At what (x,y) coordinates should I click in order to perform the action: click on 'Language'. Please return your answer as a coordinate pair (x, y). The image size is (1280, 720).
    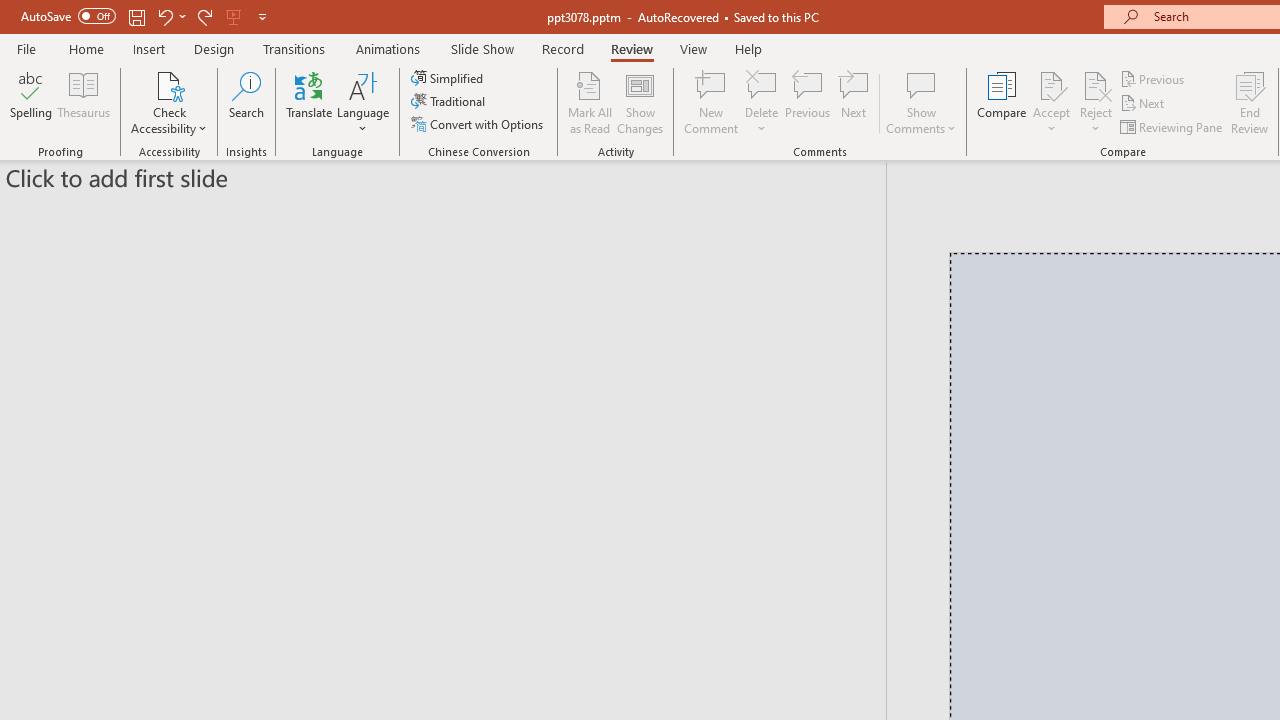
    Looking at the image, I should click on (363, 103).